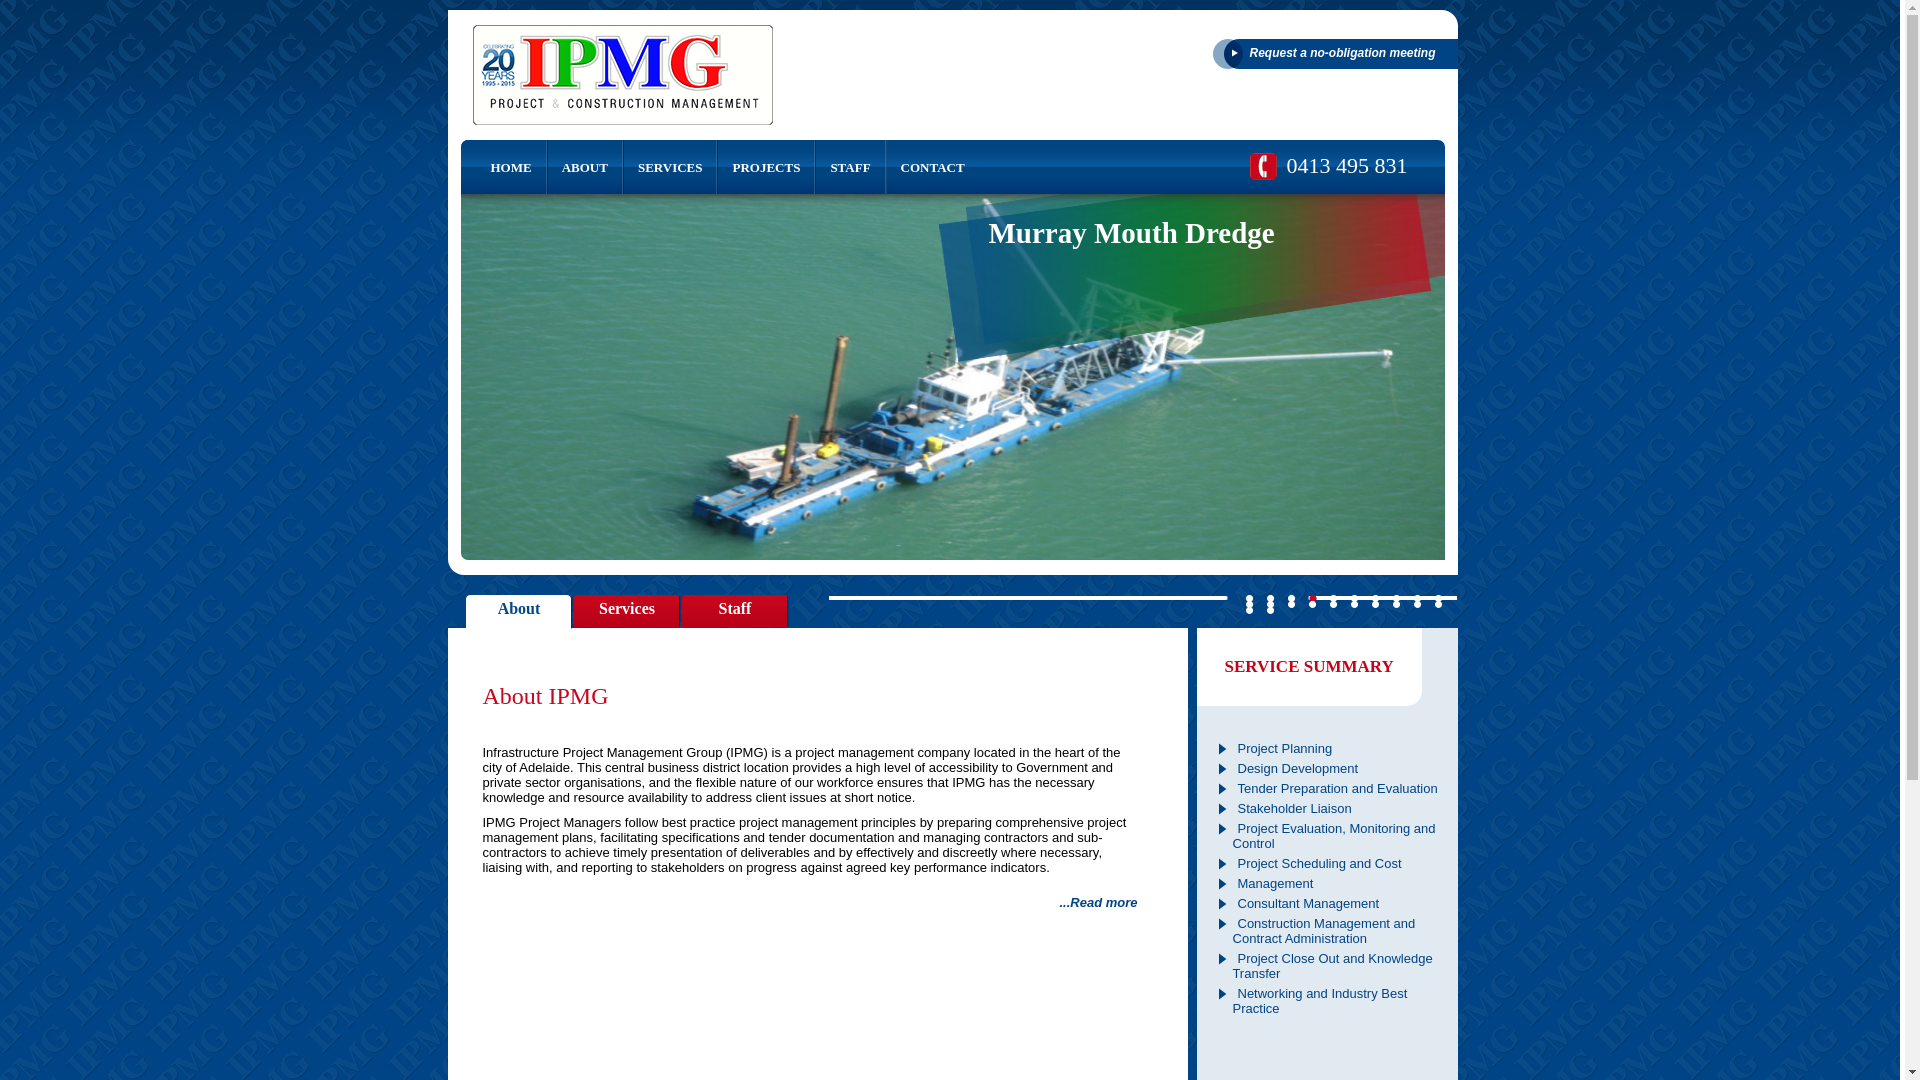 The width and height of the screenshot is (1920, 1080). Describe the element at coordinates (584, 165) in the screenshot. I see `'ABOUT'` at that location.